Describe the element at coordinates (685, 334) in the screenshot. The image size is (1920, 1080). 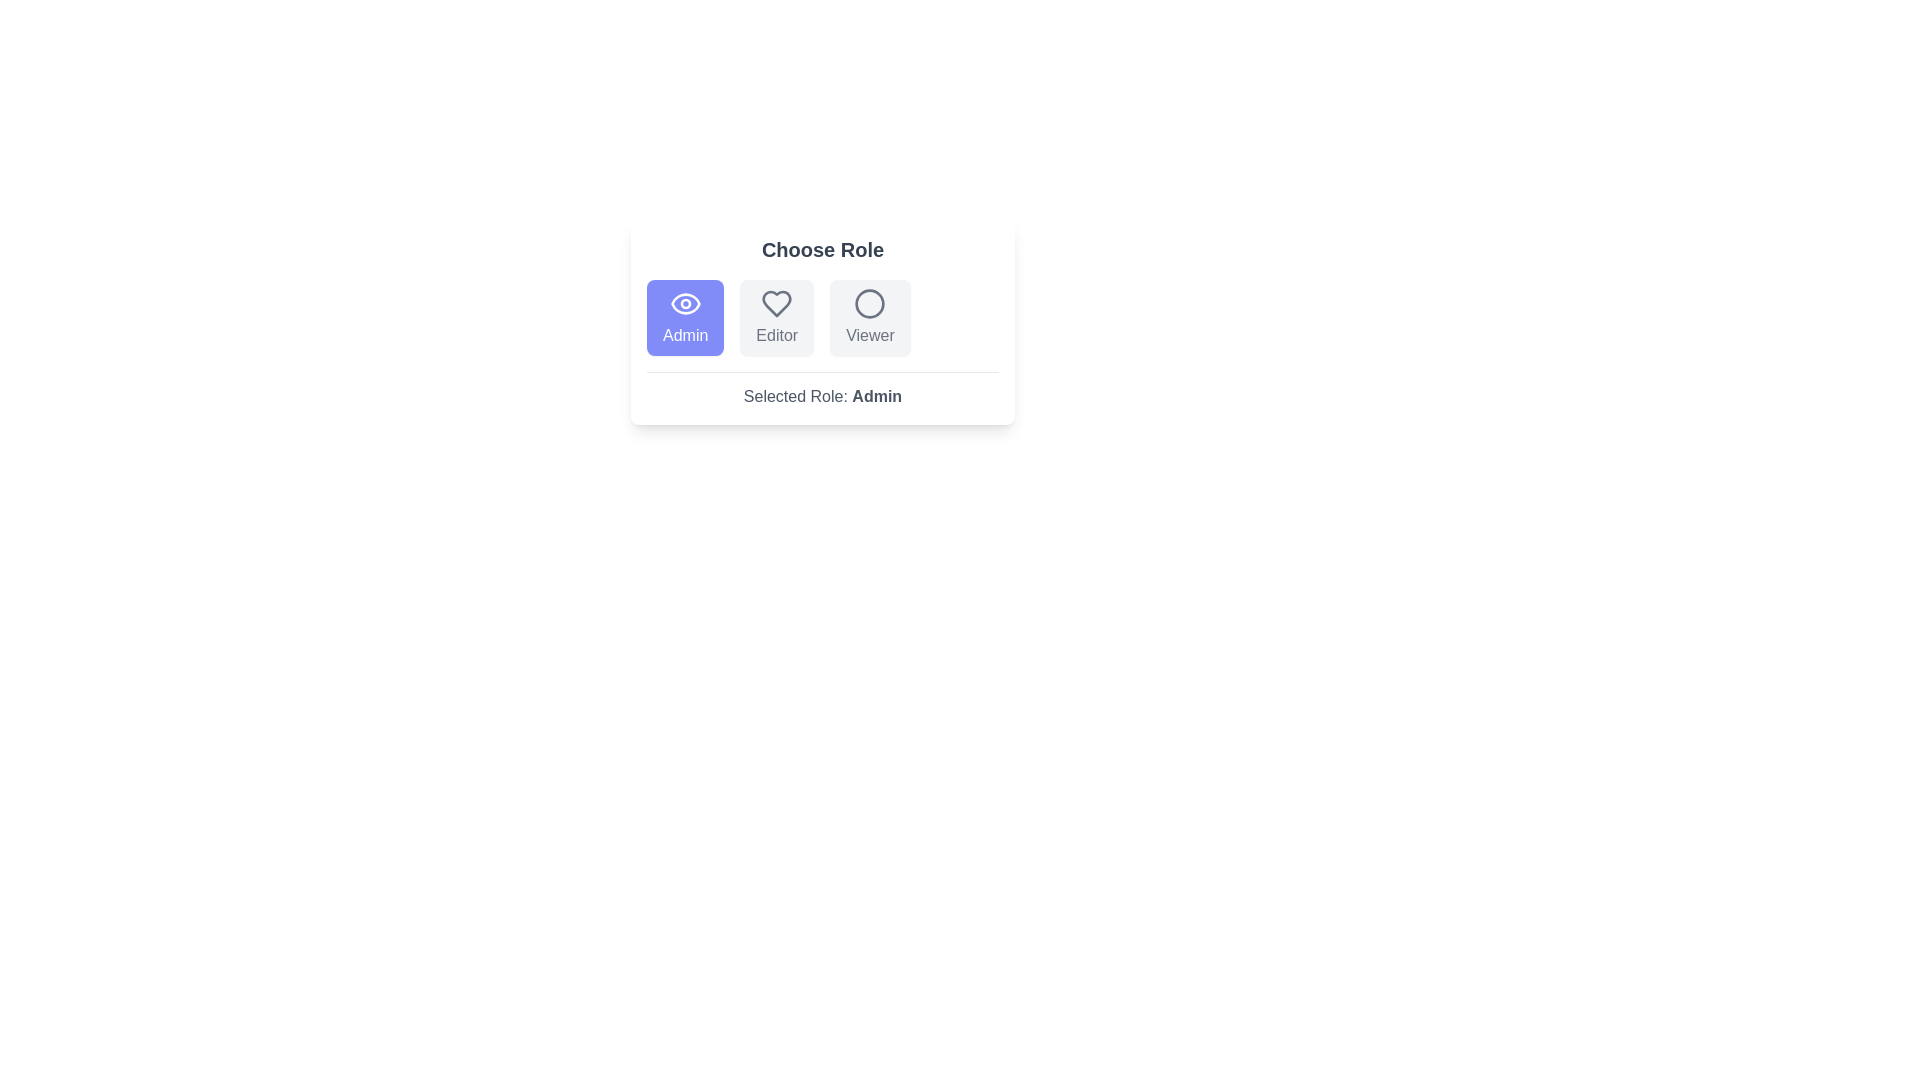
I see `the label indicating the selected role 'Admin' to focus on it` at that location.